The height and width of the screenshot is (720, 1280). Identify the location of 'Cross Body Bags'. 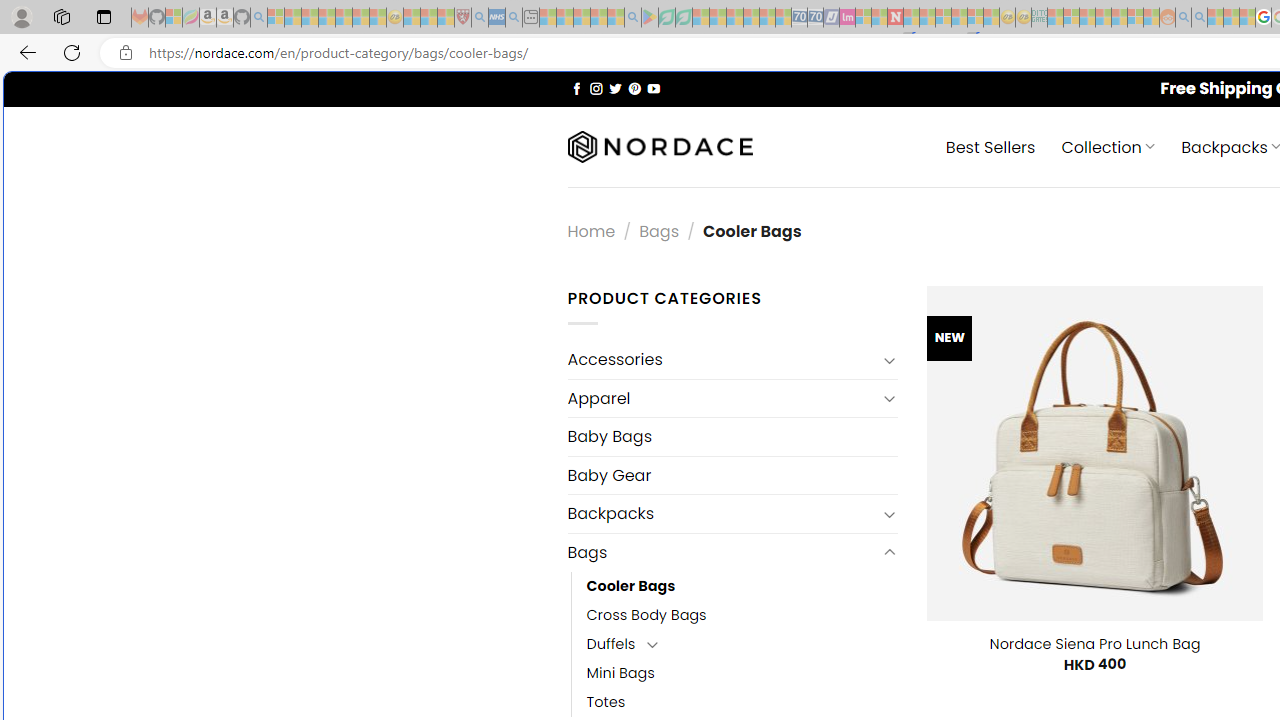
(646, 613).